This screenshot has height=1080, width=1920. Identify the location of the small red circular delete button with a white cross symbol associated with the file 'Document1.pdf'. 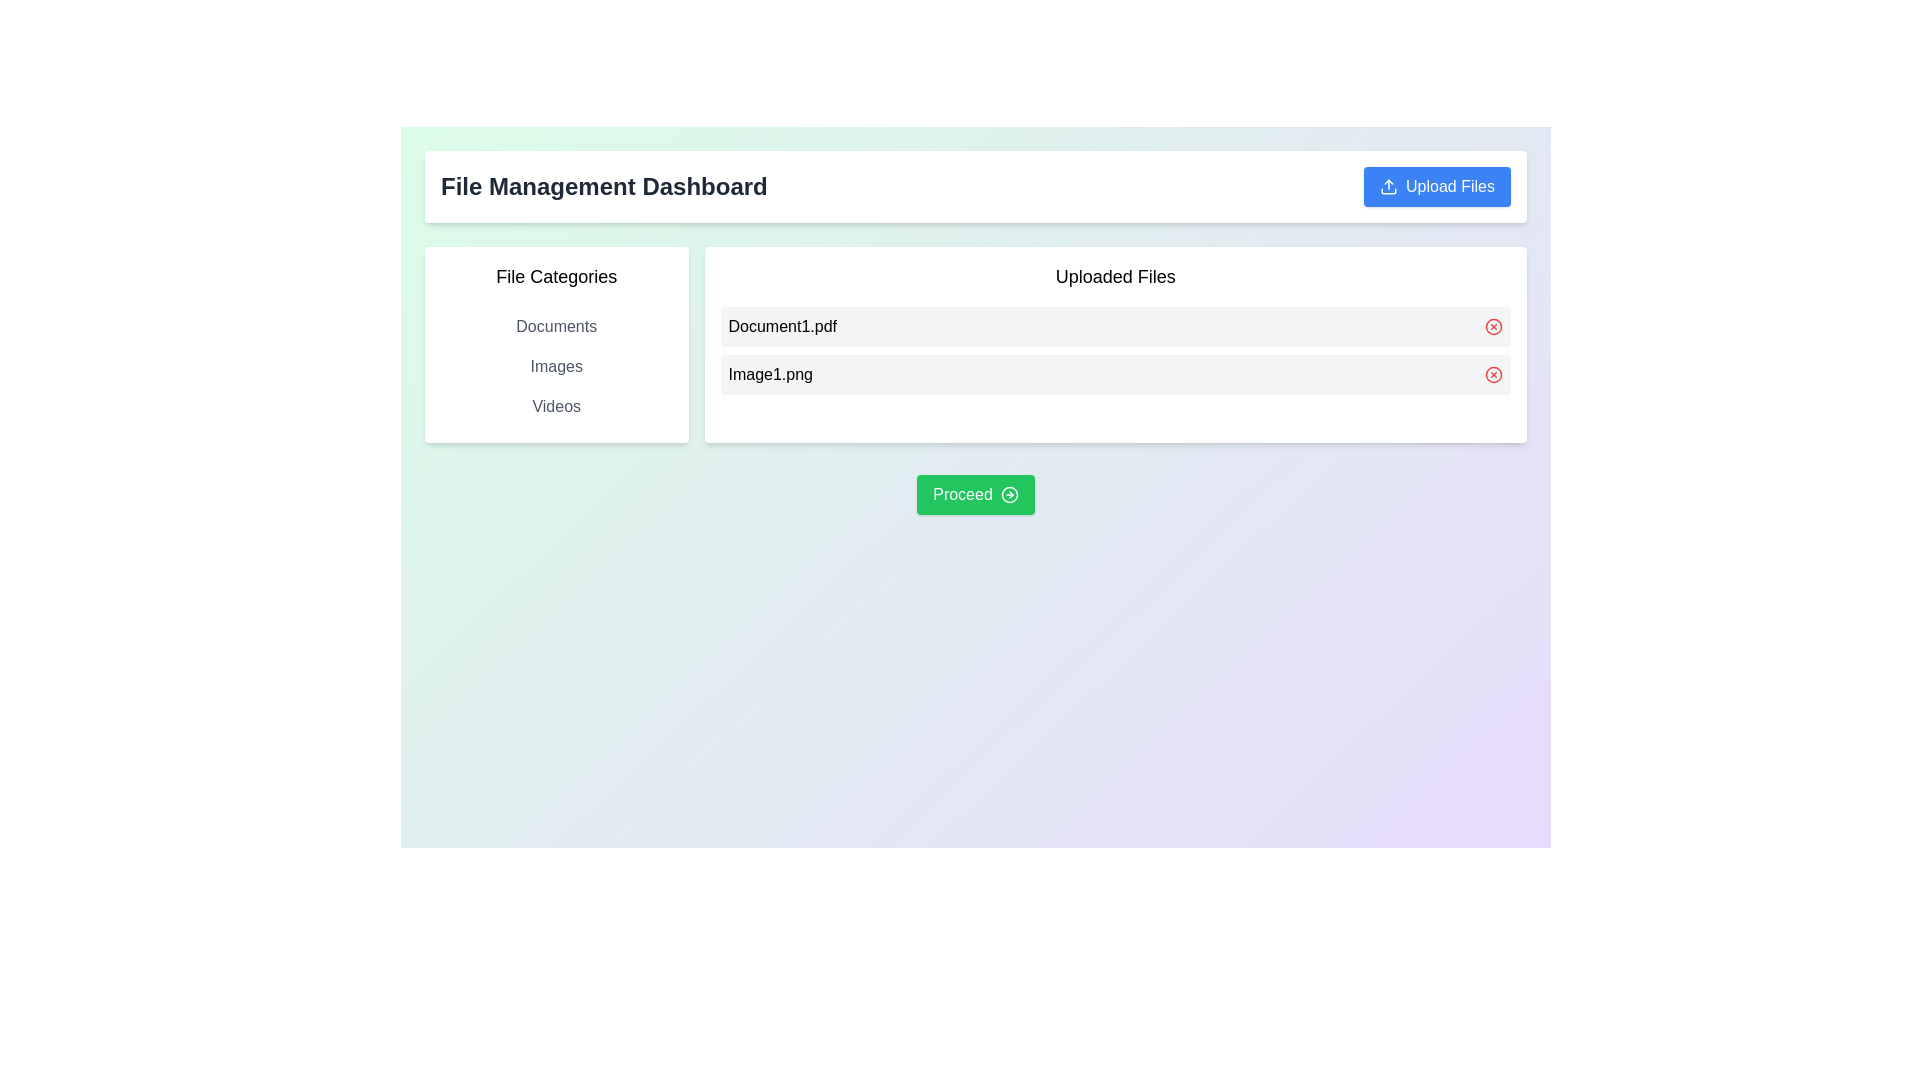
(1493, 326).